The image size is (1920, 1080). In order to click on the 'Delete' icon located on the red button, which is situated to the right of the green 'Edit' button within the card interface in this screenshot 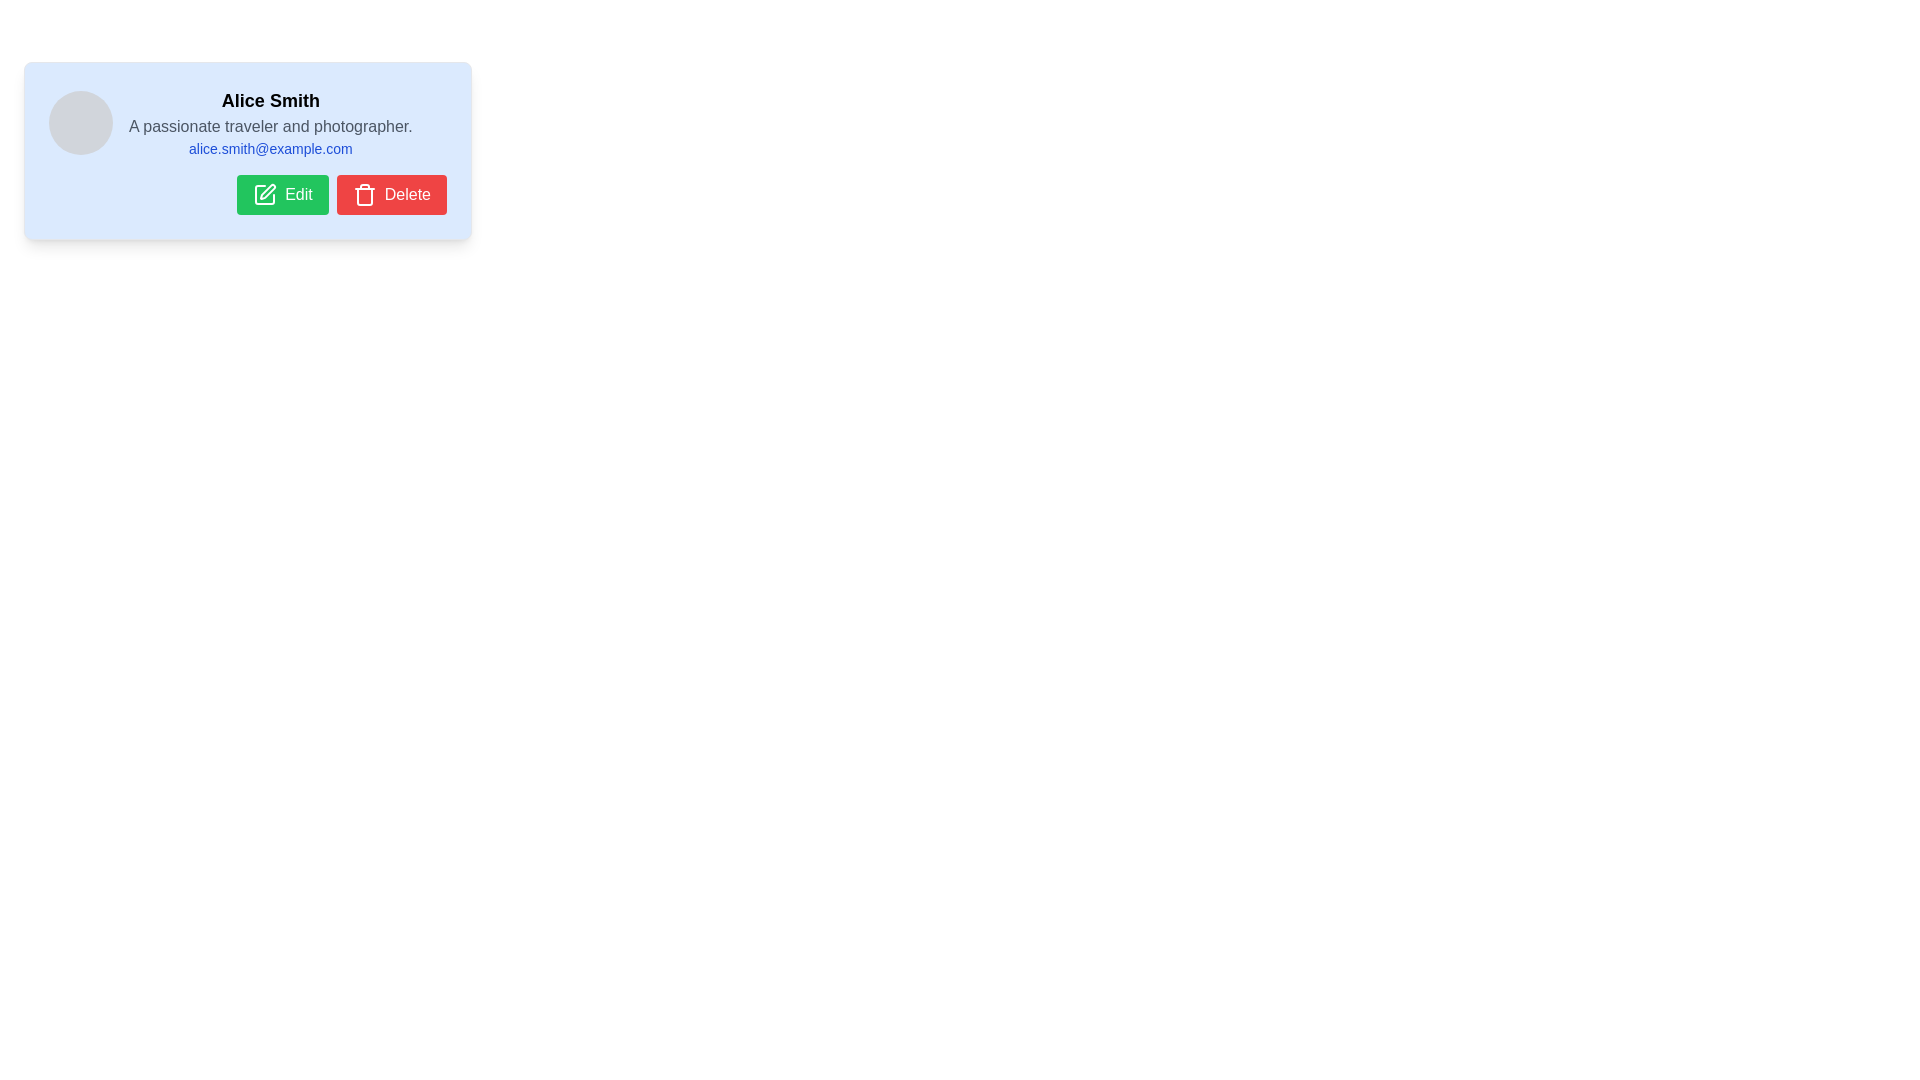, I will do `click(364, 196)`.